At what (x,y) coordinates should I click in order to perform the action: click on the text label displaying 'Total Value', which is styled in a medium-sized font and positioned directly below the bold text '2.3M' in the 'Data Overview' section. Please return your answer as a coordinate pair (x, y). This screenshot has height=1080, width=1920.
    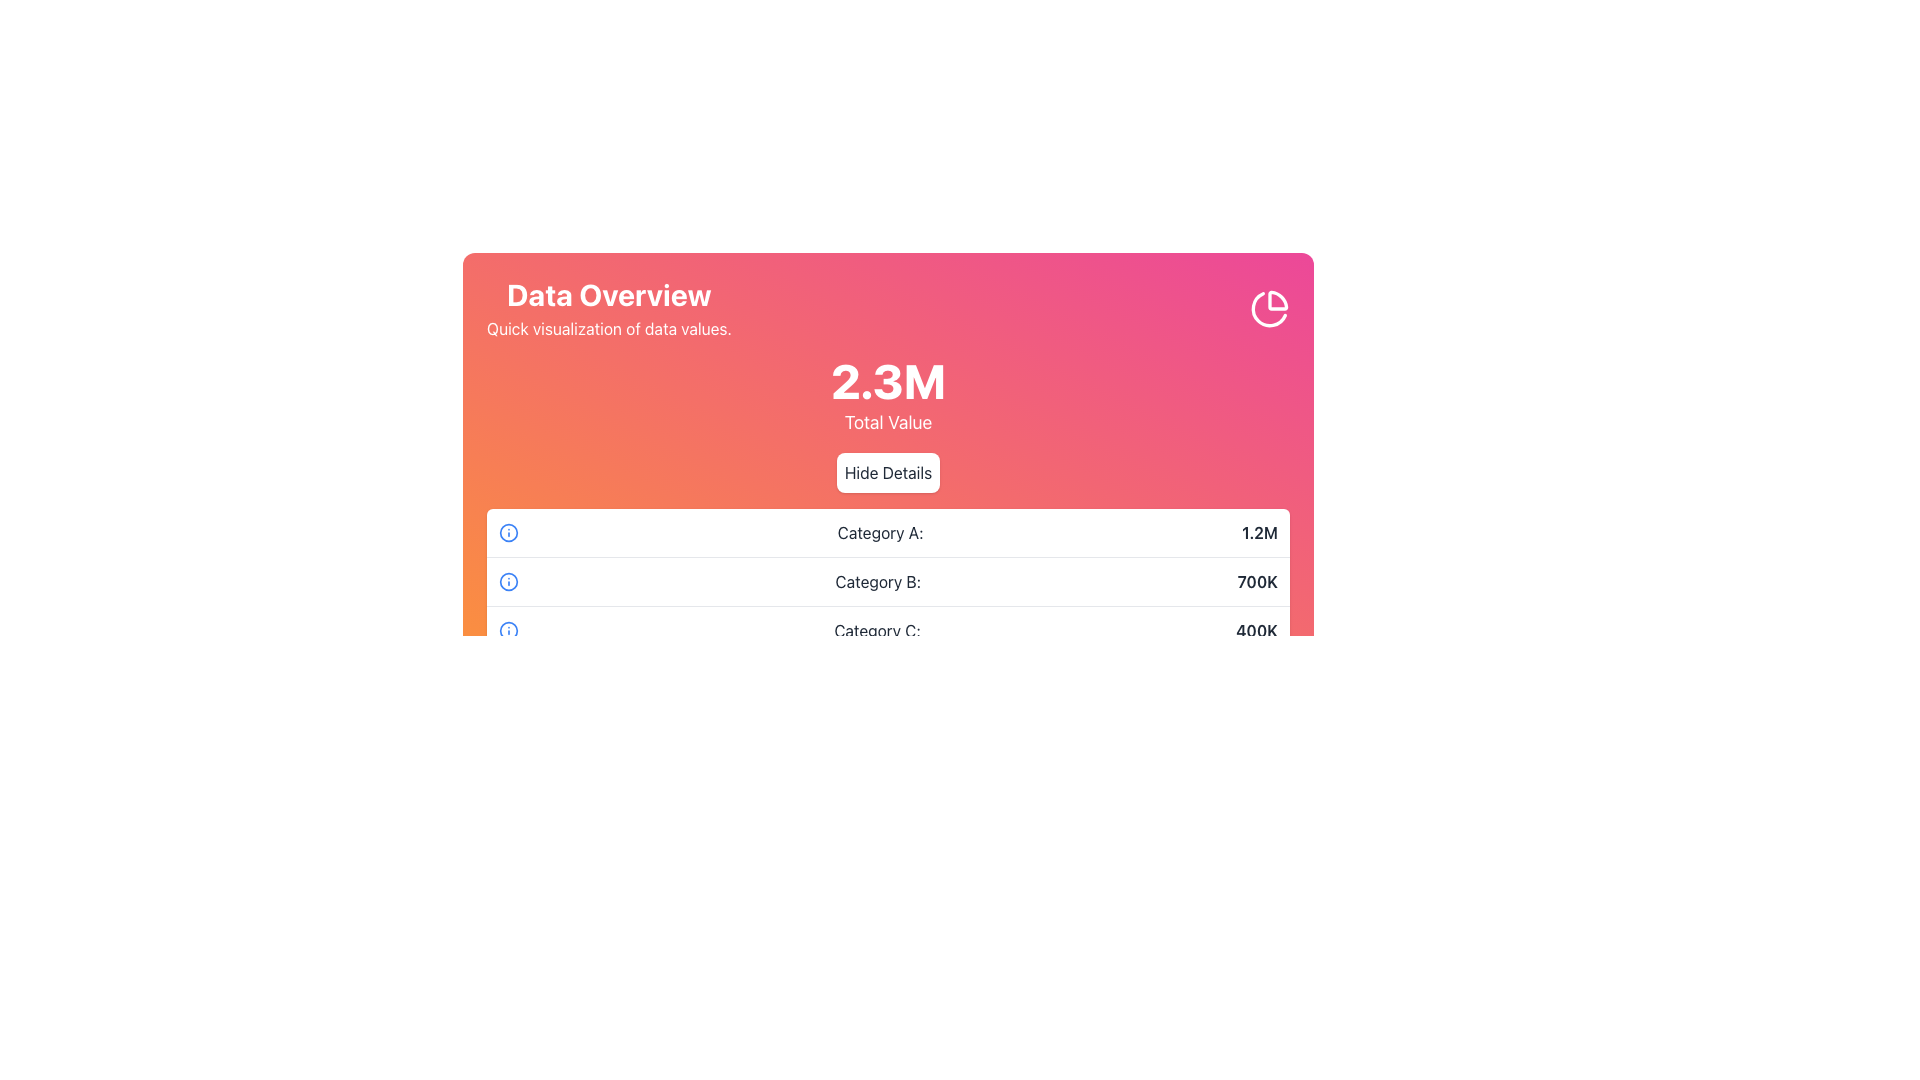
    Looking at the image, I should click on (887, 422).